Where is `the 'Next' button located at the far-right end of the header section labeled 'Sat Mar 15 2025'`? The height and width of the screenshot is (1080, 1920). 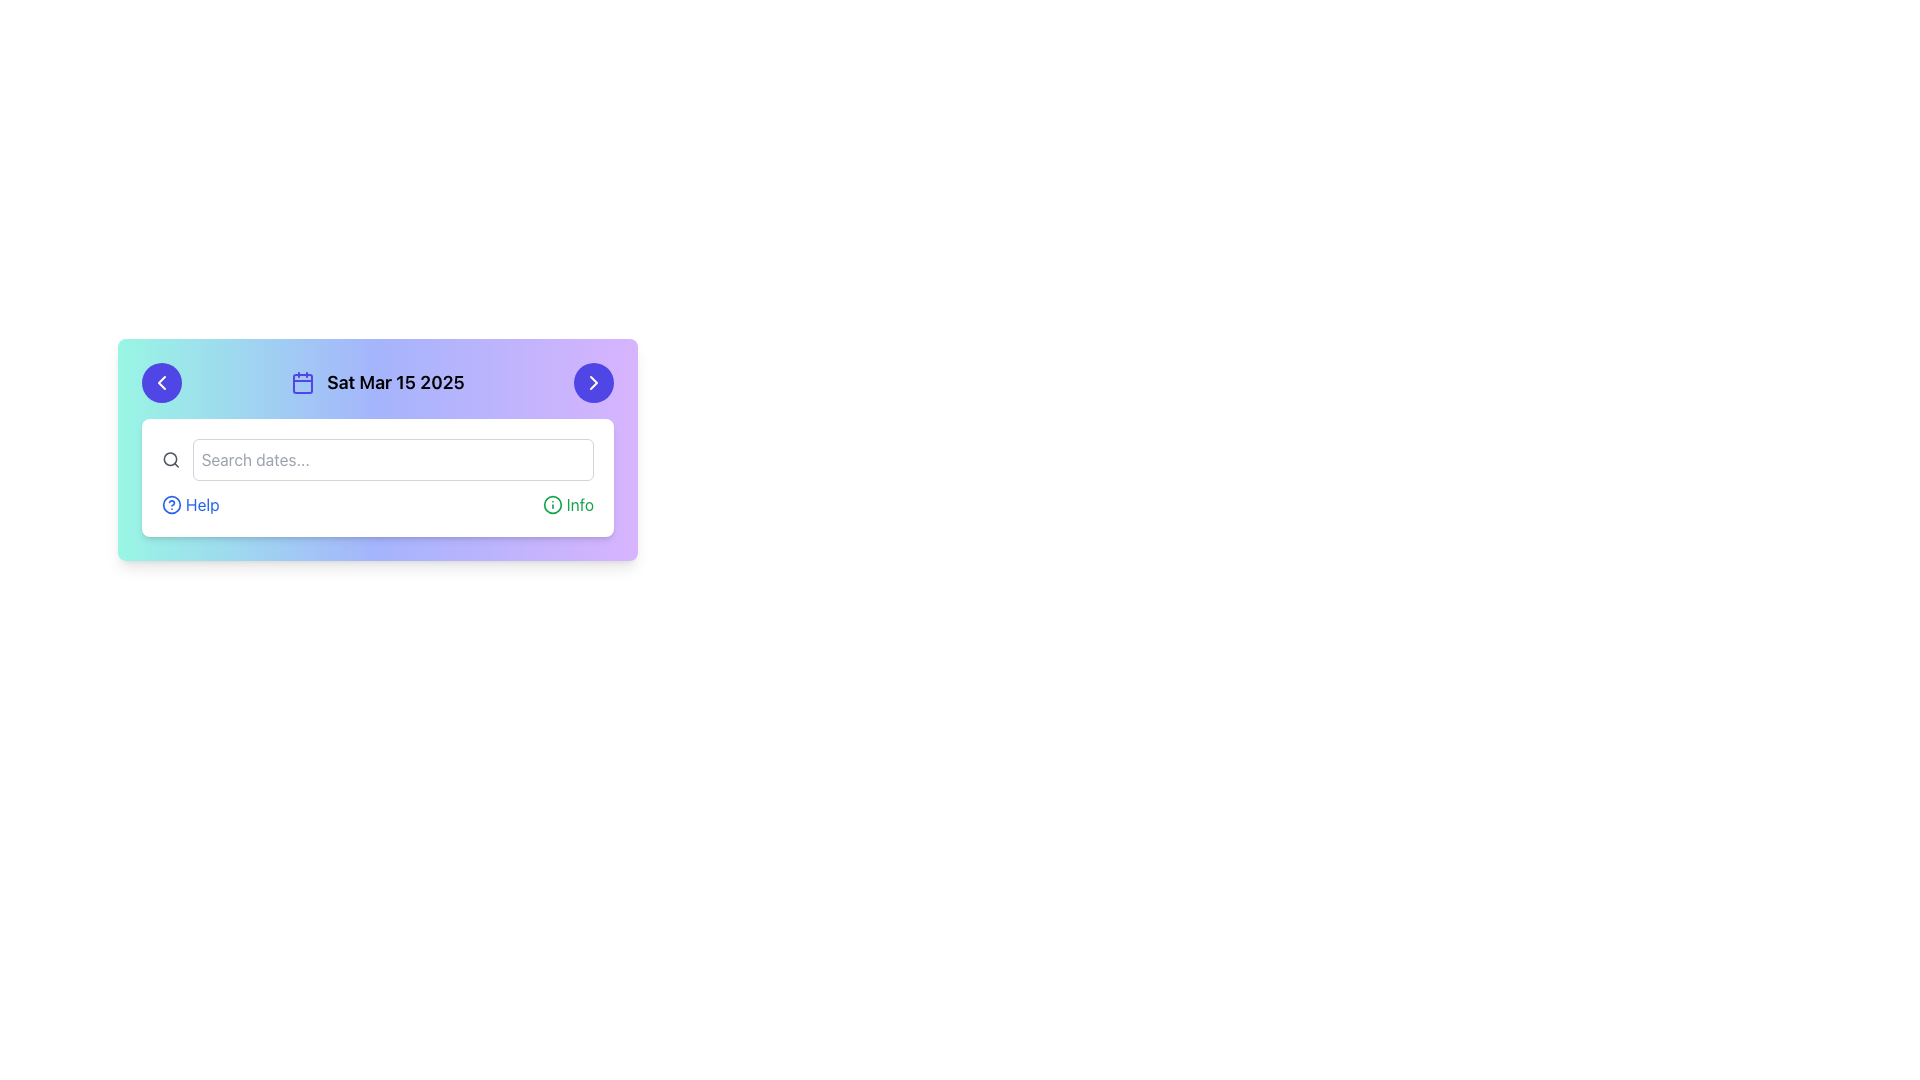
the 'Next' button located at the far-right end of the header section labeled 'Sat Mar 15 2025' is located at coordinates (593, 382).